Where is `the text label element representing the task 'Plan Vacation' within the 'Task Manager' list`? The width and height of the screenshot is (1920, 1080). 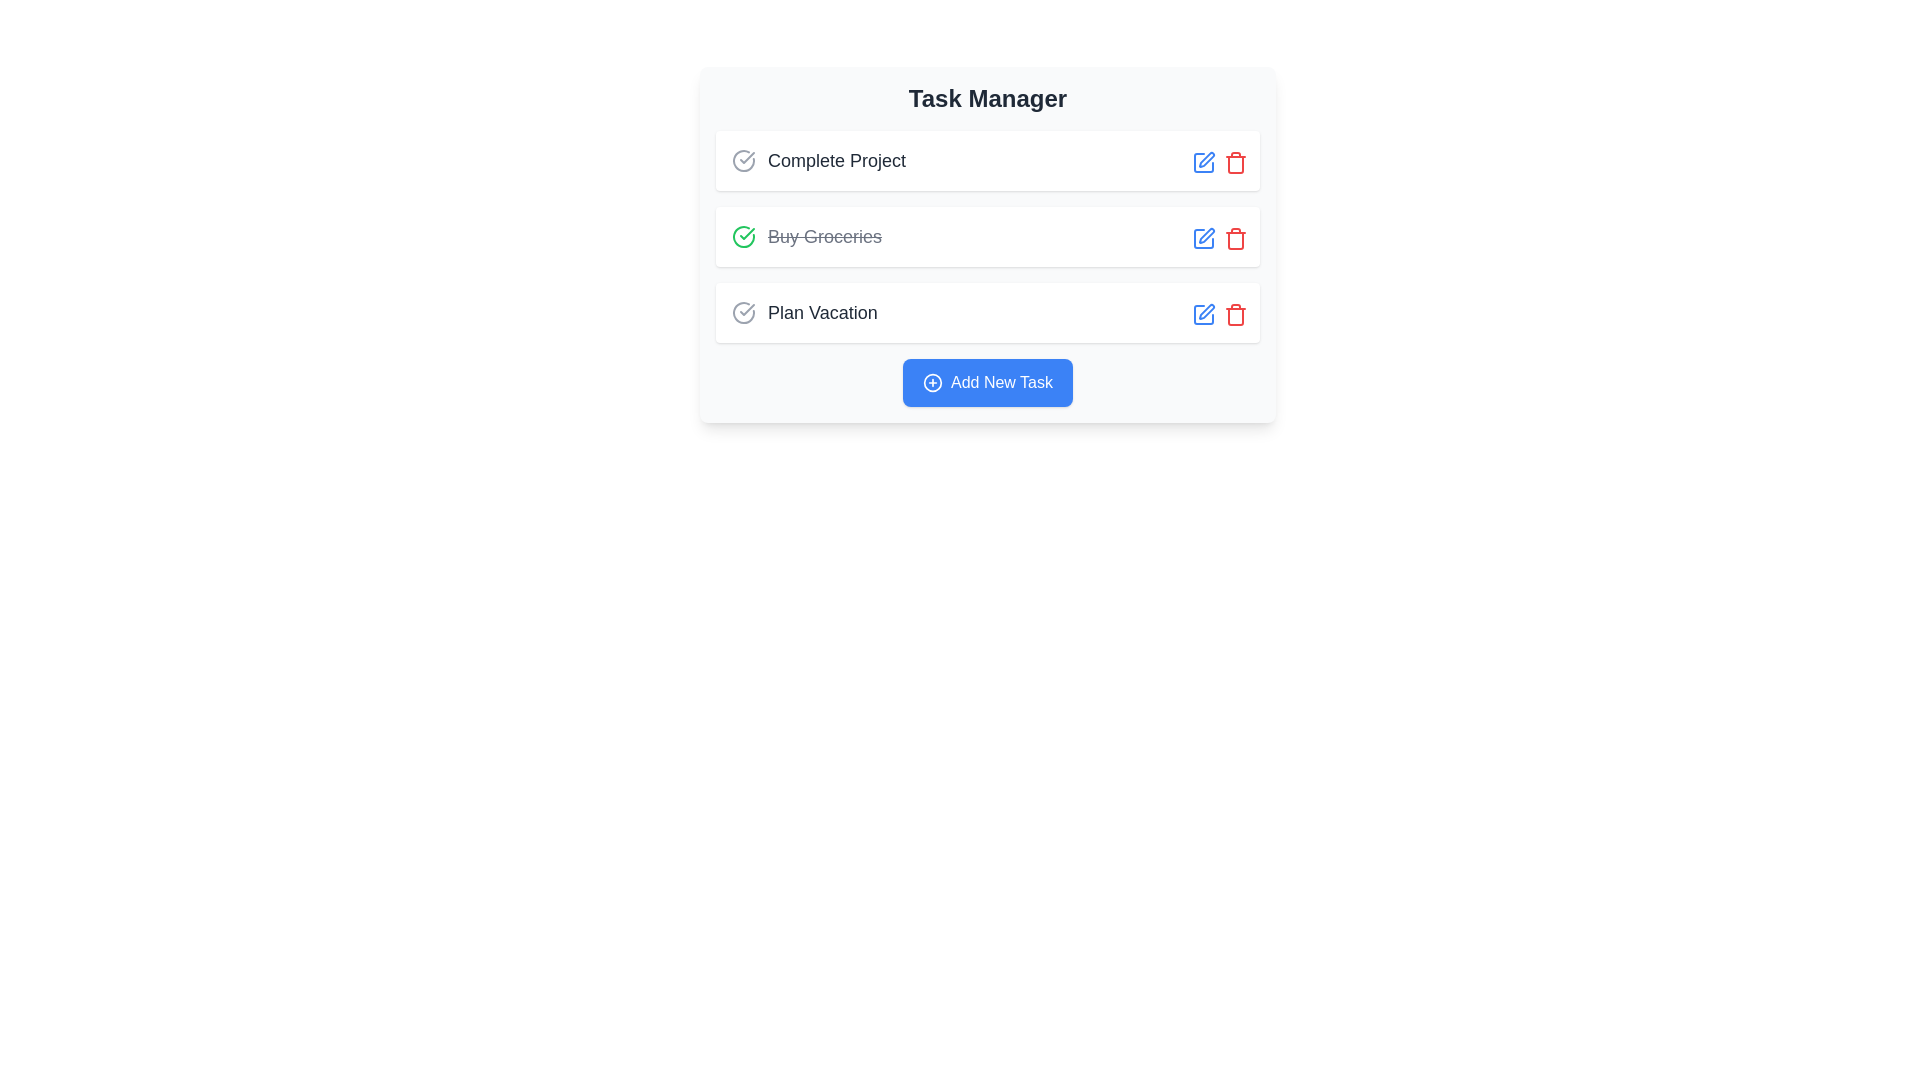 the text label element representing the task 'Plan Vacation' within the 'Task Manager' list is located at coordinates (822, 312).